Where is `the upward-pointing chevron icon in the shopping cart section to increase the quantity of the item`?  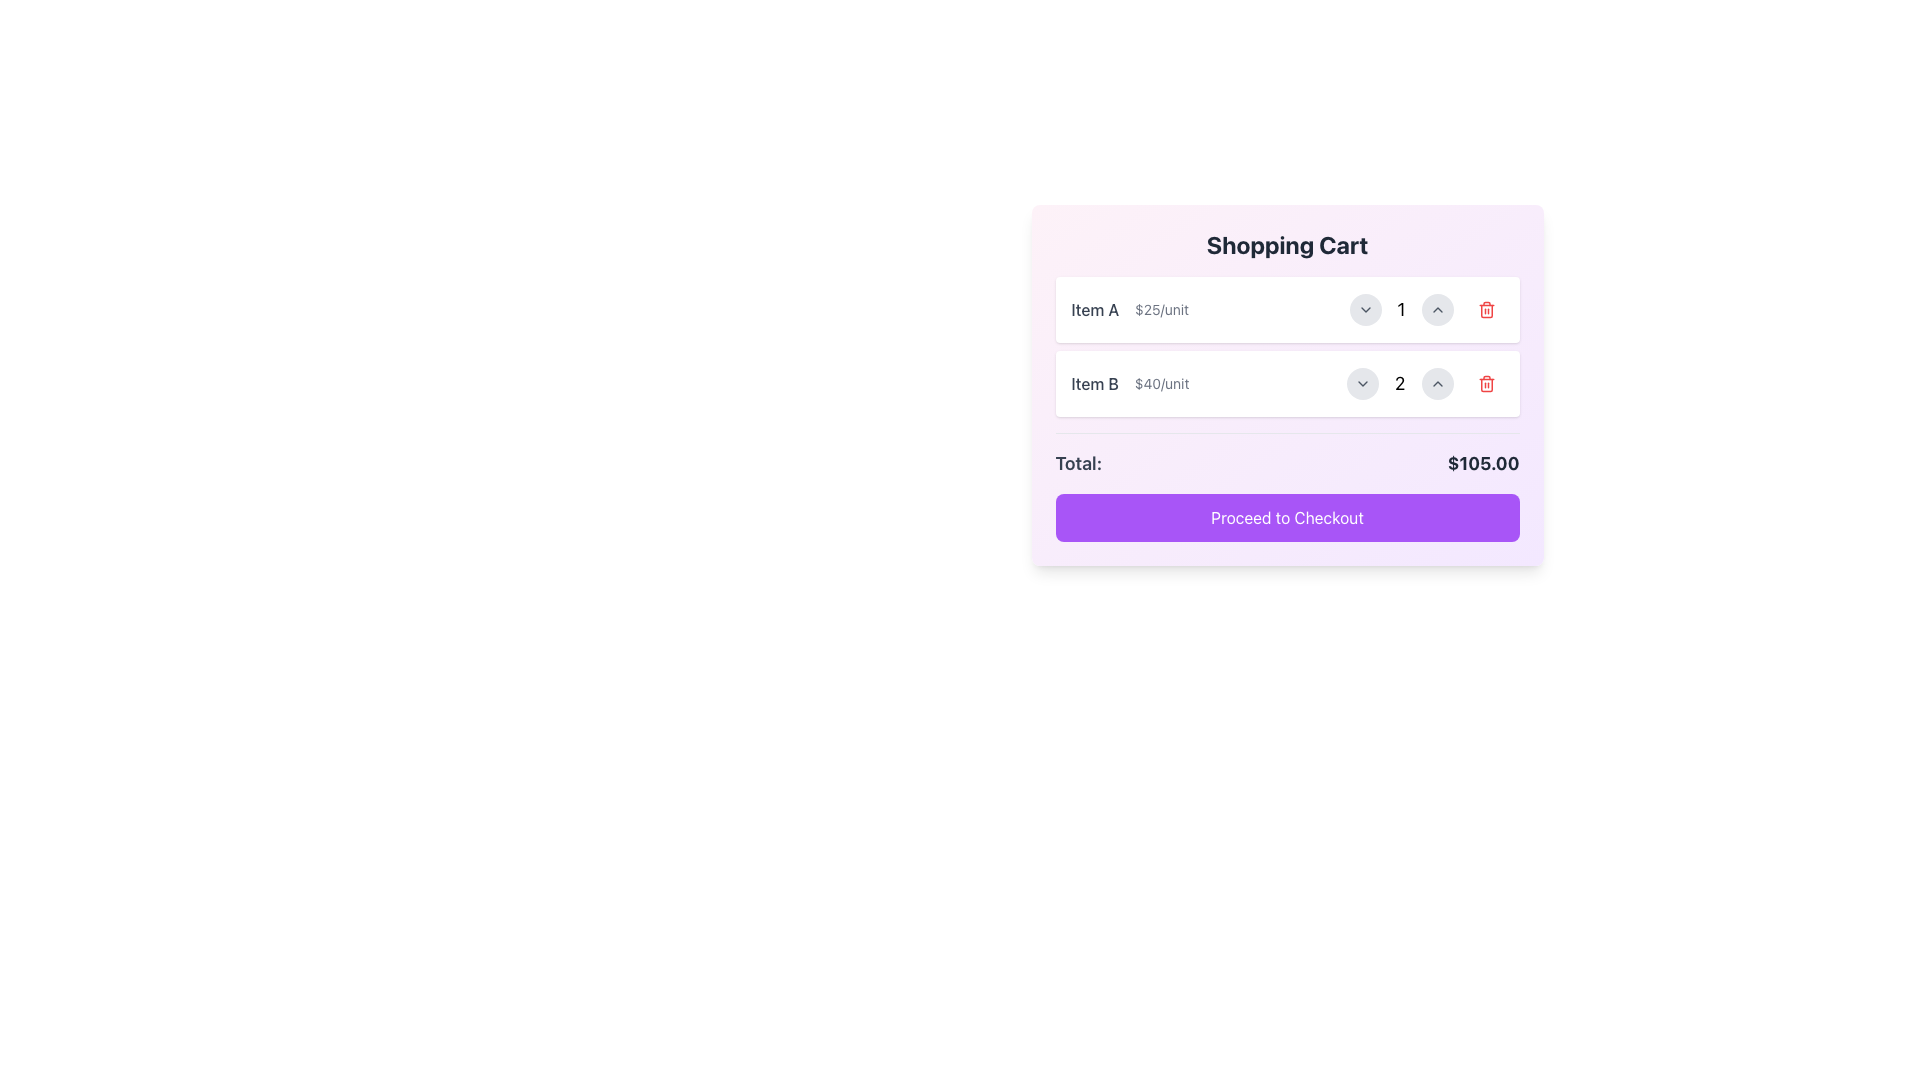 the upward-pointing chevron icon in the shopping cart section to increase the quantity of the item is located at coordinates (1436, 384).